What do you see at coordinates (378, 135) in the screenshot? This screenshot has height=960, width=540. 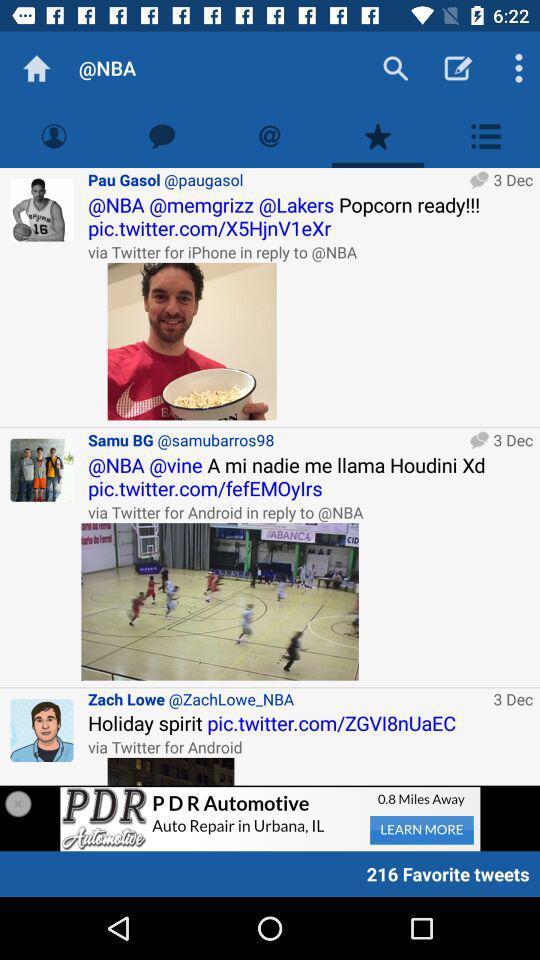 I see `page to favorties` at bounding box center [378, 135].